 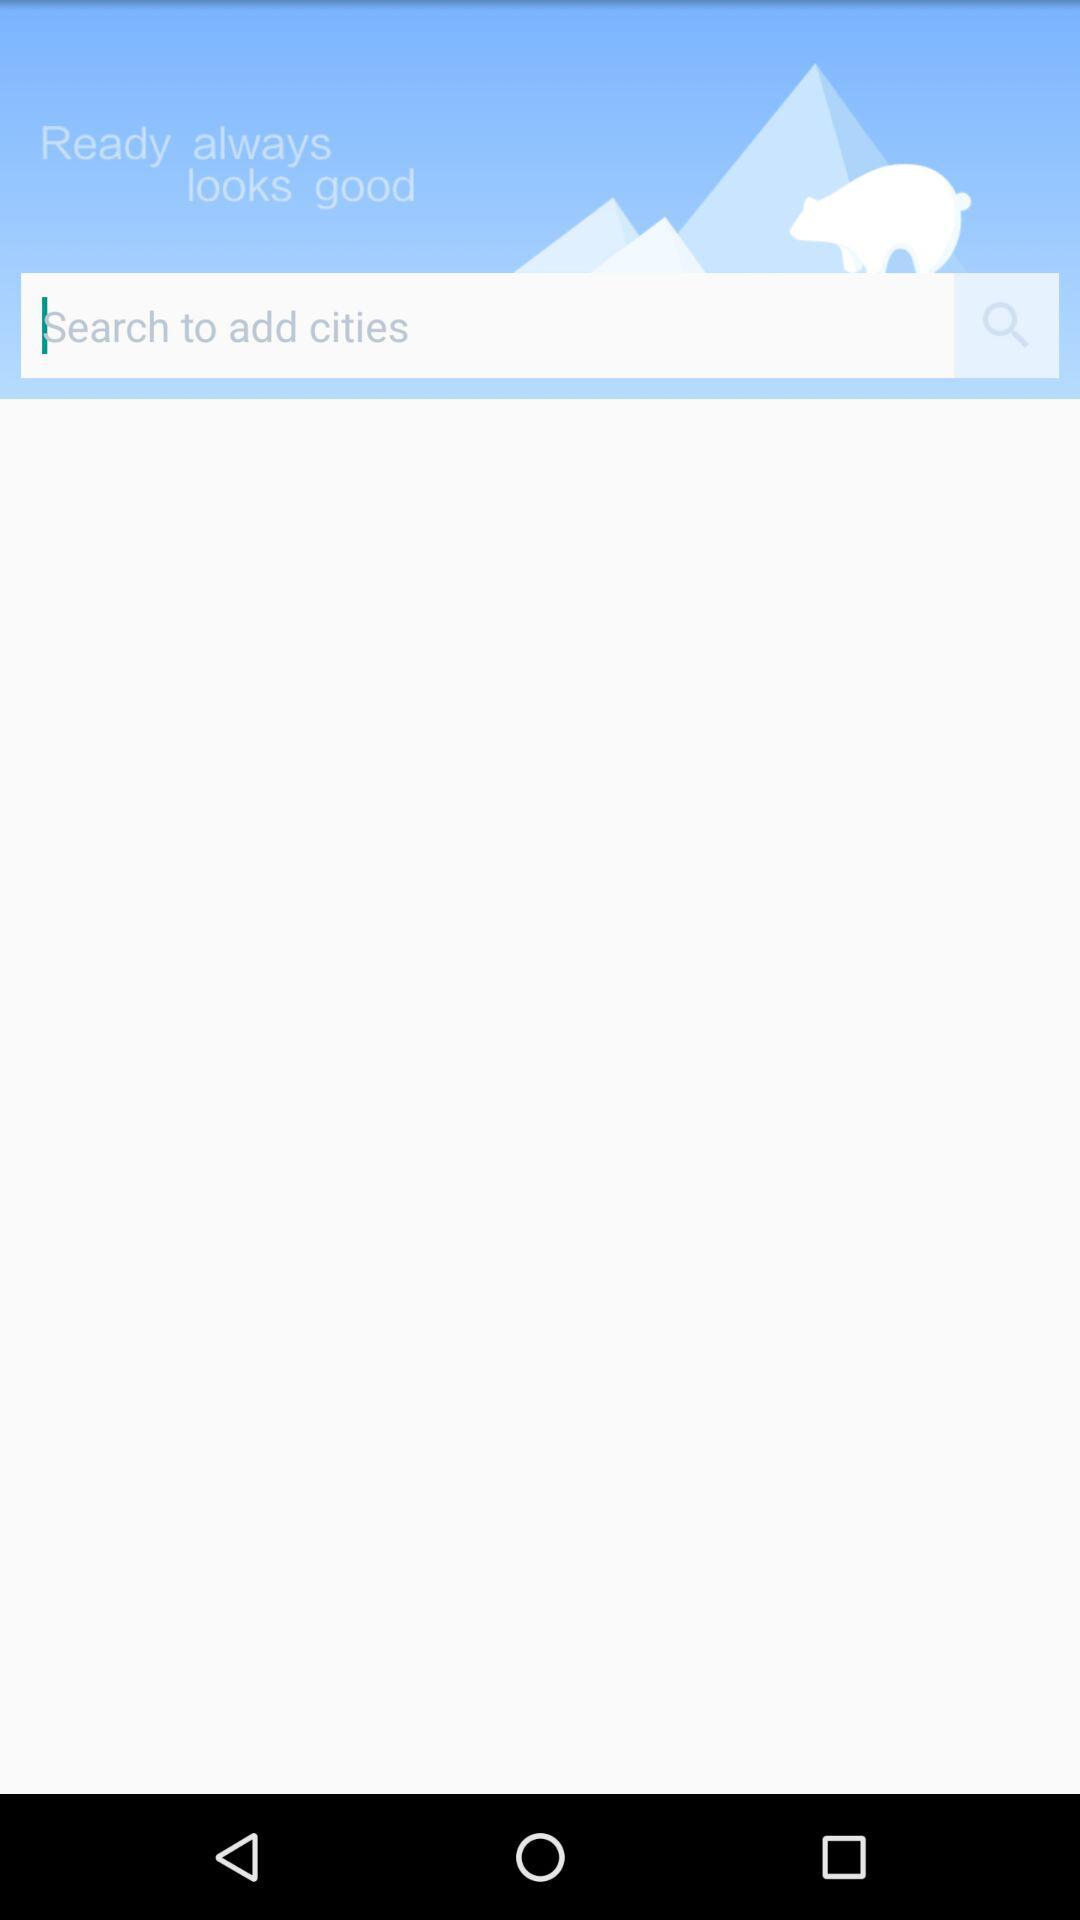 What do you see at coordinates (487, 325) in the screenshot?
I see `search` at bounding box center [487, 325].